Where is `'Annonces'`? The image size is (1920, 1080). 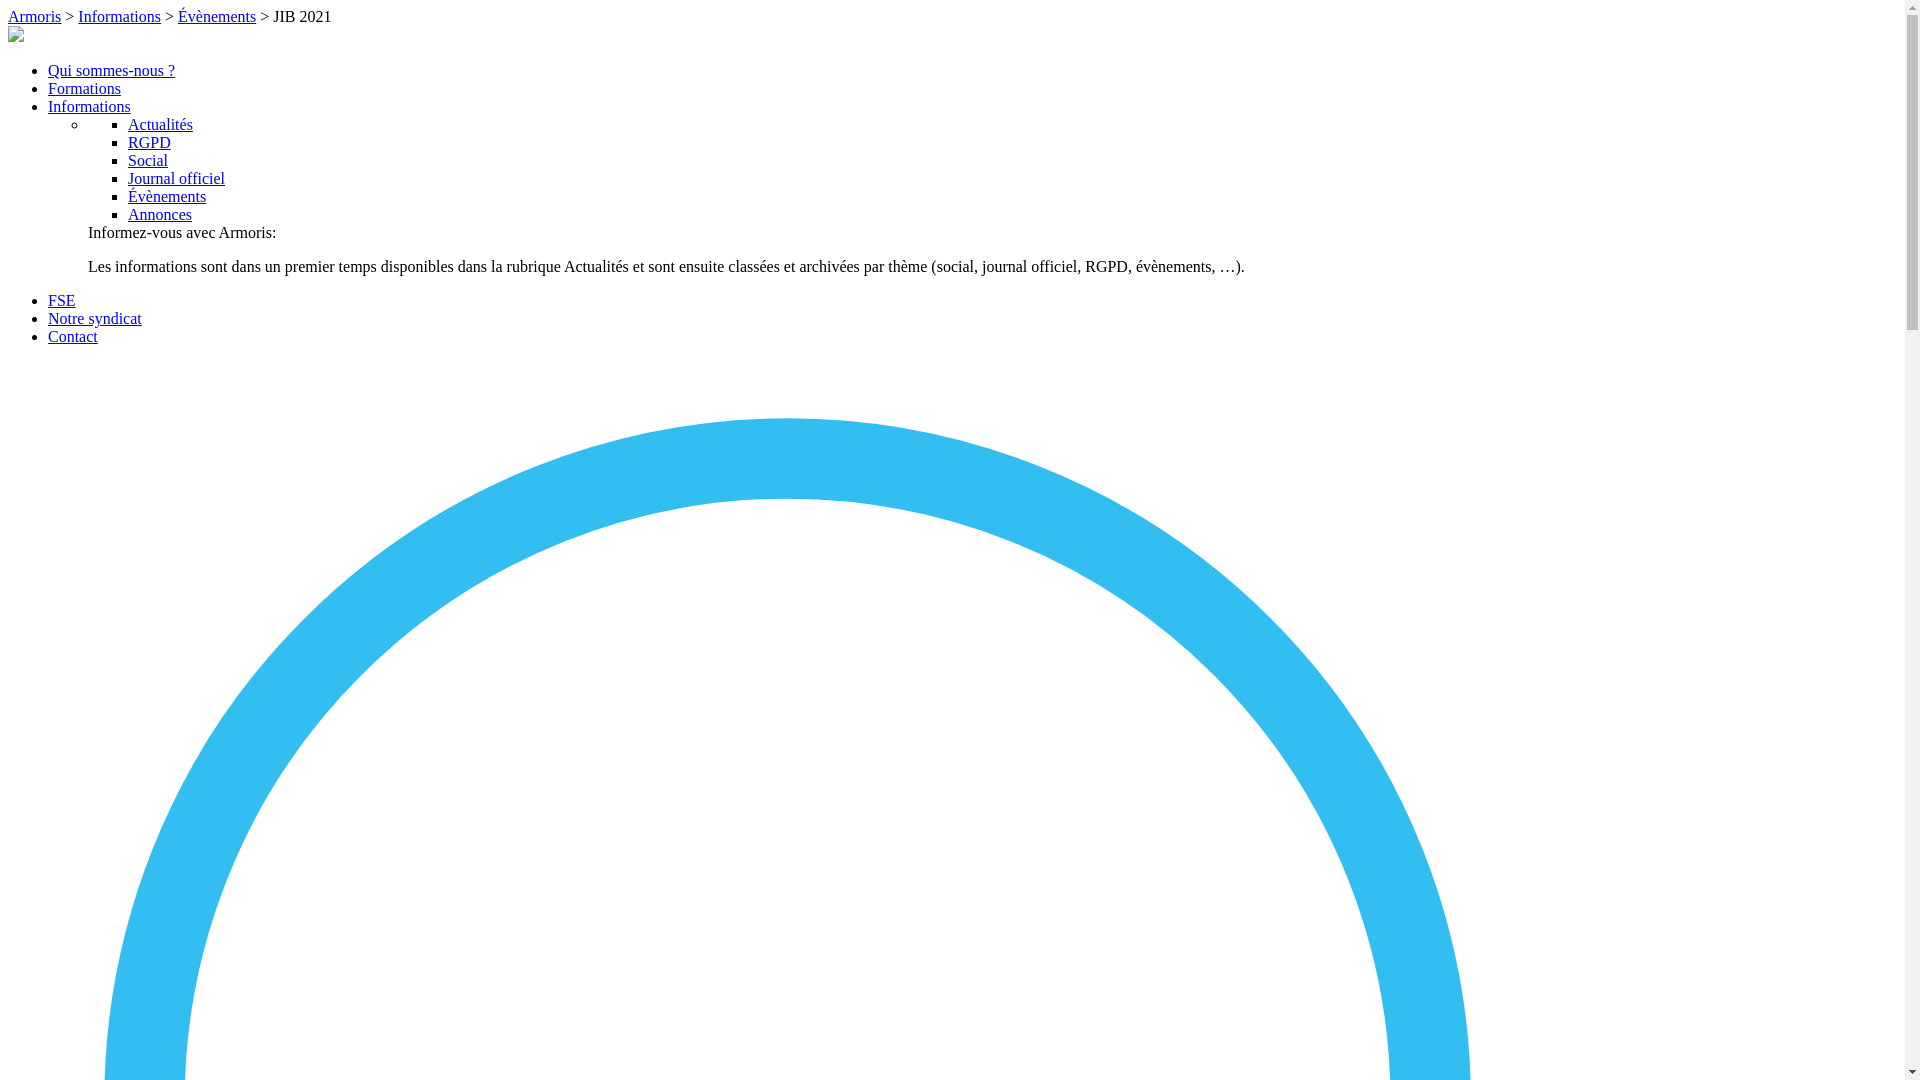
'Annonces' is located at coordinates (158, 214).